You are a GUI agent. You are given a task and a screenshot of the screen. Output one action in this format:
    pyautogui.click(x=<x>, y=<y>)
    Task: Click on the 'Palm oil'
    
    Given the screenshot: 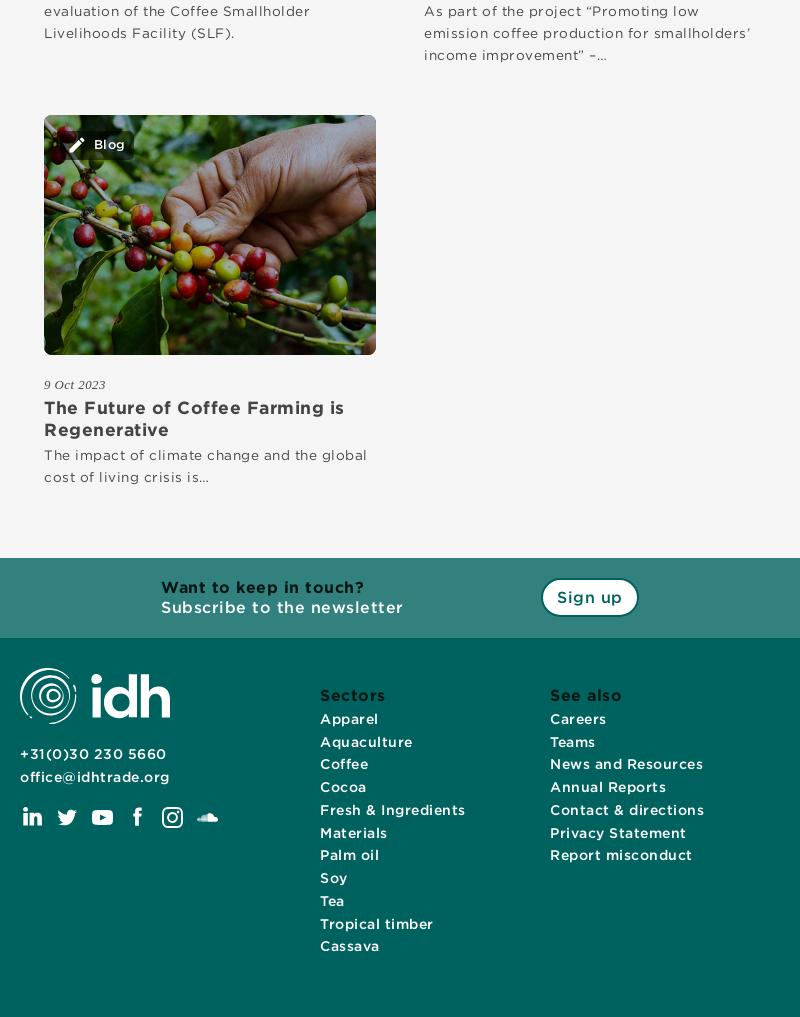 What is the action you would take?
    pyautogui.click(x=349, y=854)
    